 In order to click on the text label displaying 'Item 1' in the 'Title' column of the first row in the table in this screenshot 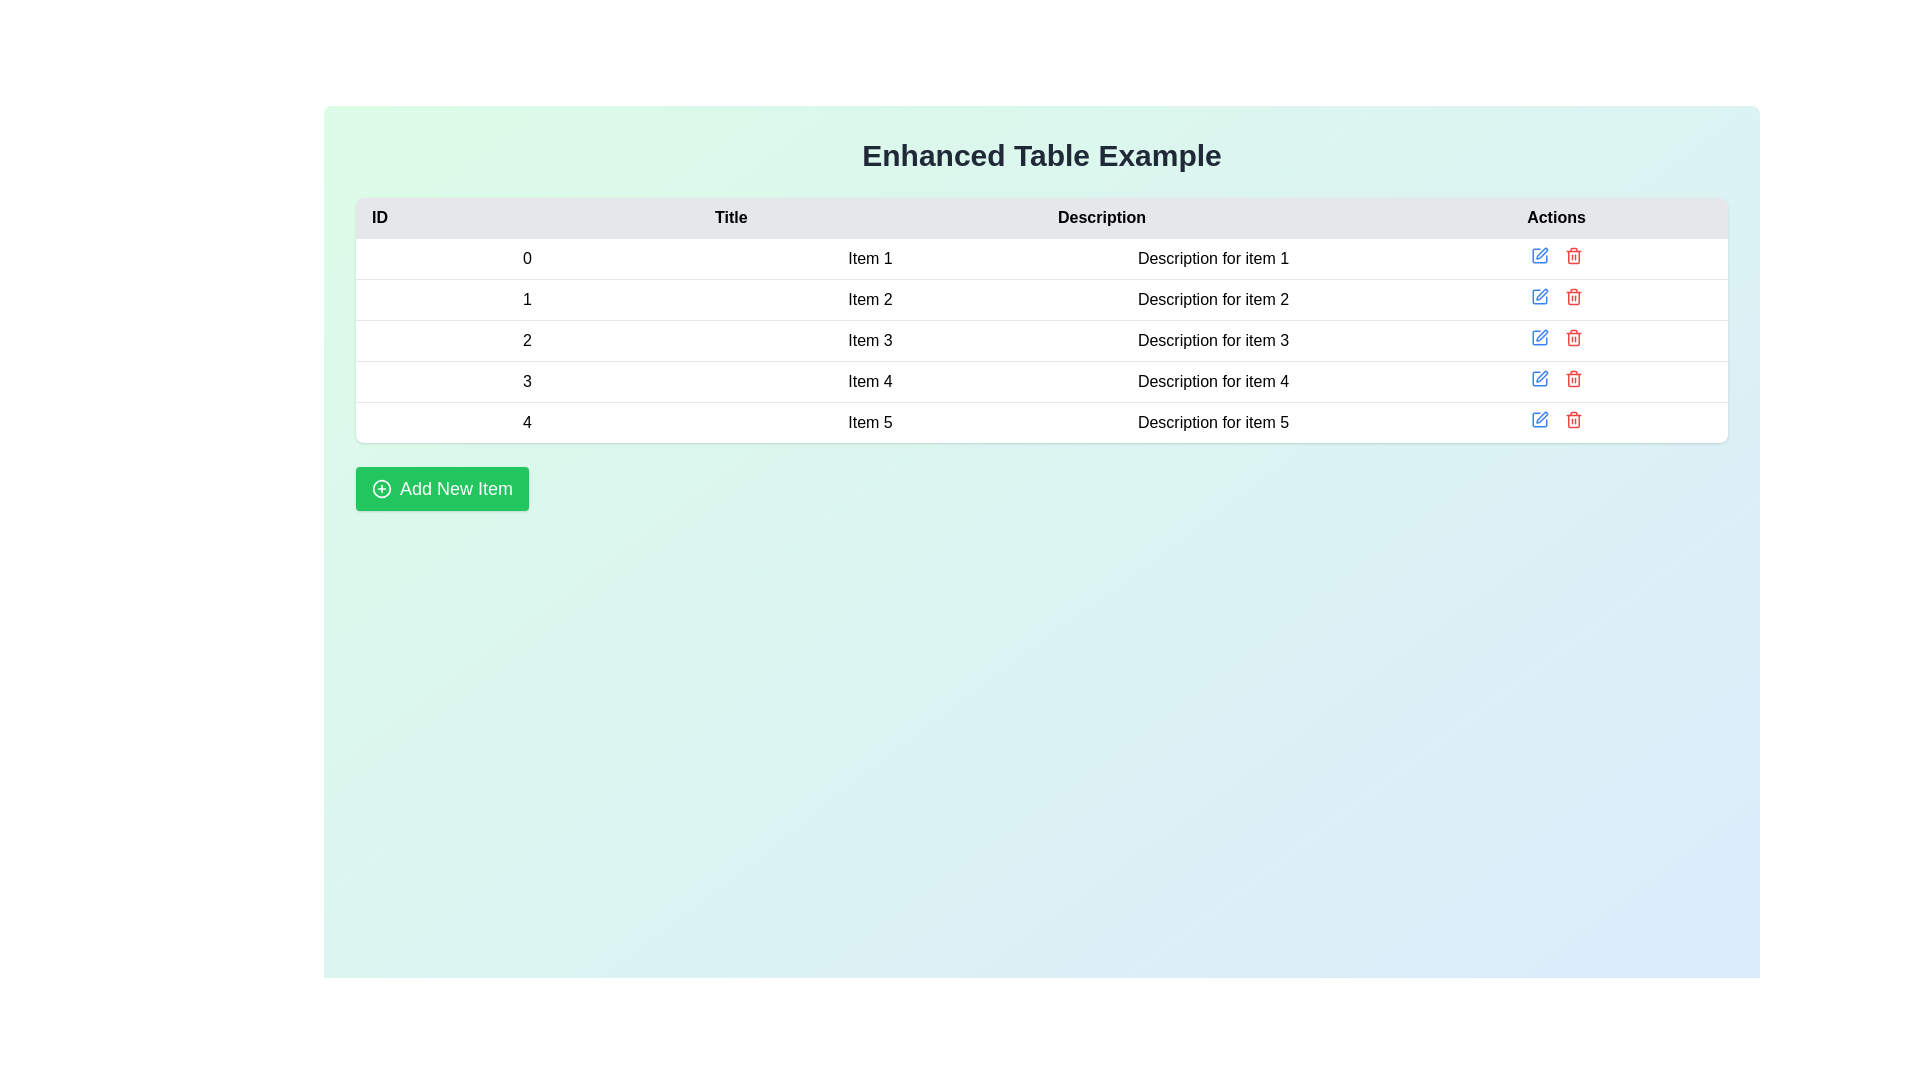, I will do `click(870, 257)`.